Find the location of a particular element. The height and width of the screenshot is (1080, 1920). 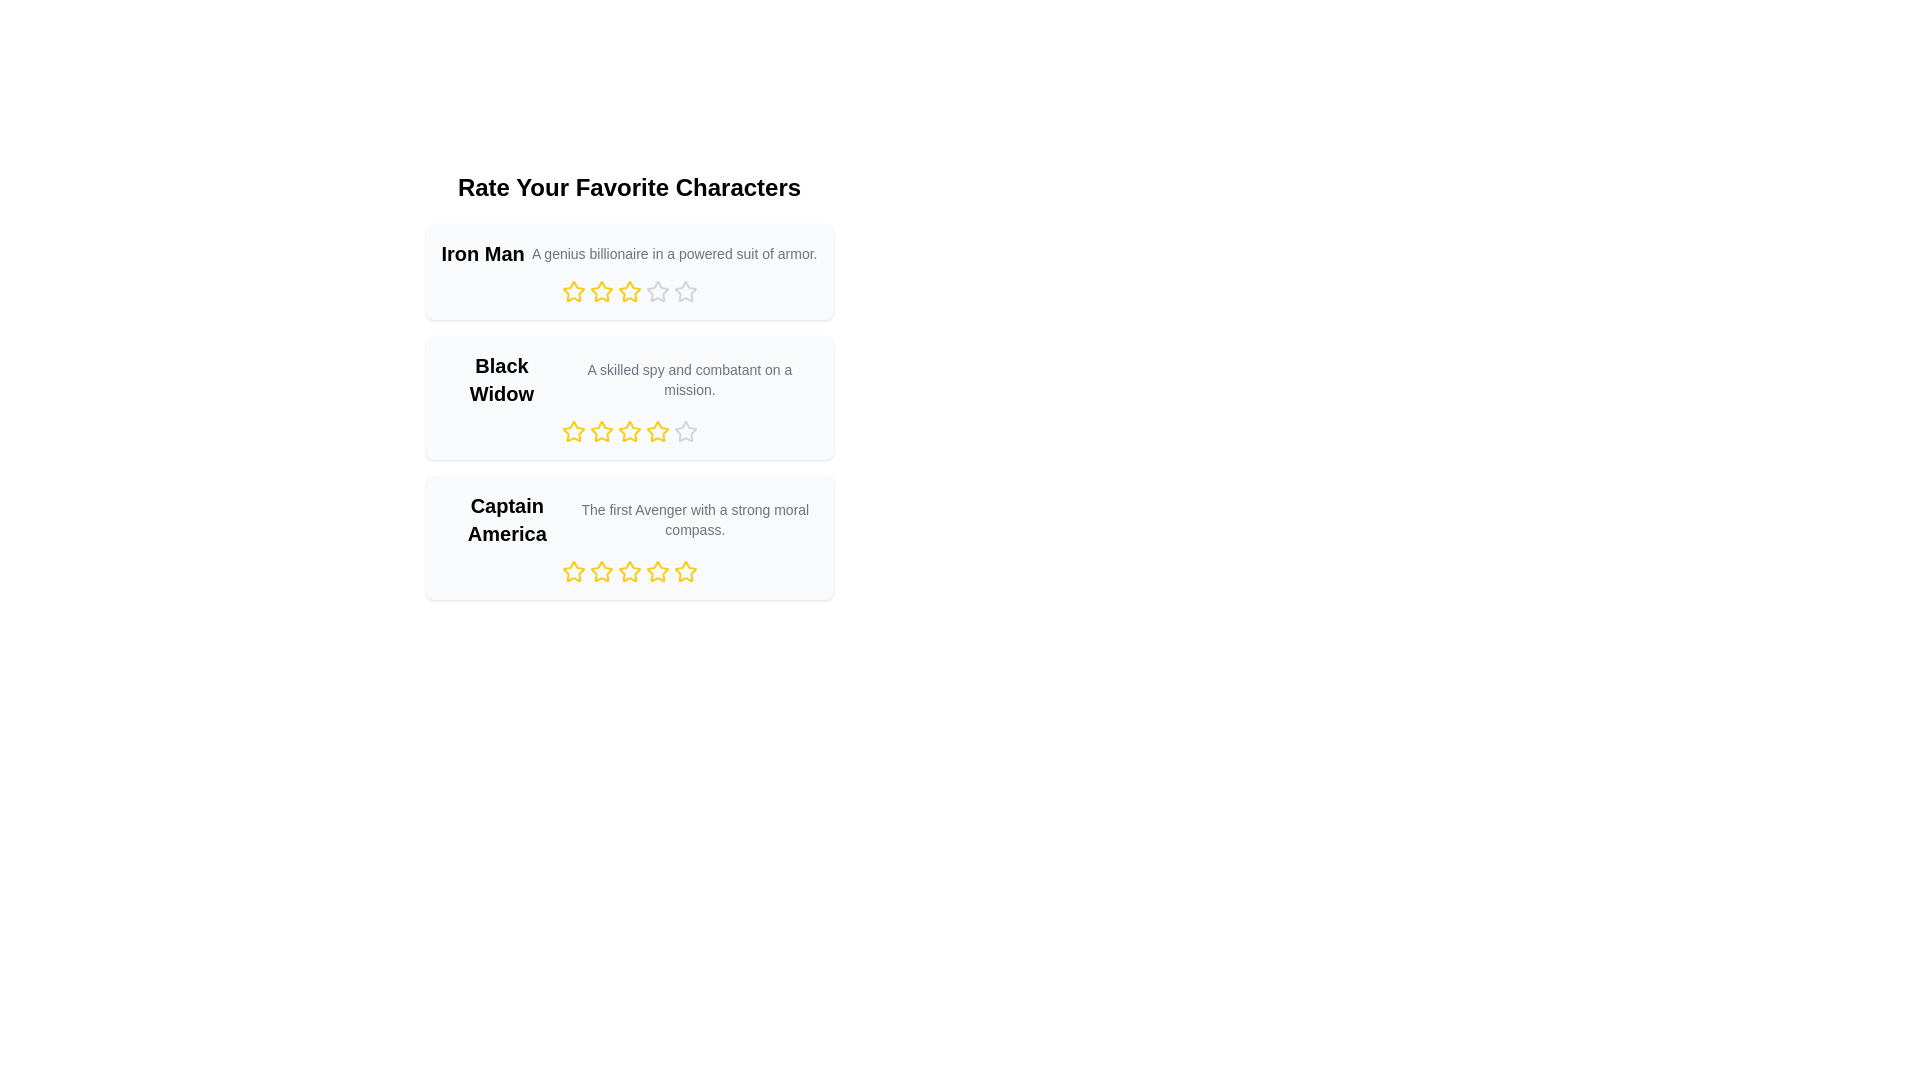

the third star in the Interactive Star rating interface below the text 'Iron Man' is located at coordinates (628, 292).